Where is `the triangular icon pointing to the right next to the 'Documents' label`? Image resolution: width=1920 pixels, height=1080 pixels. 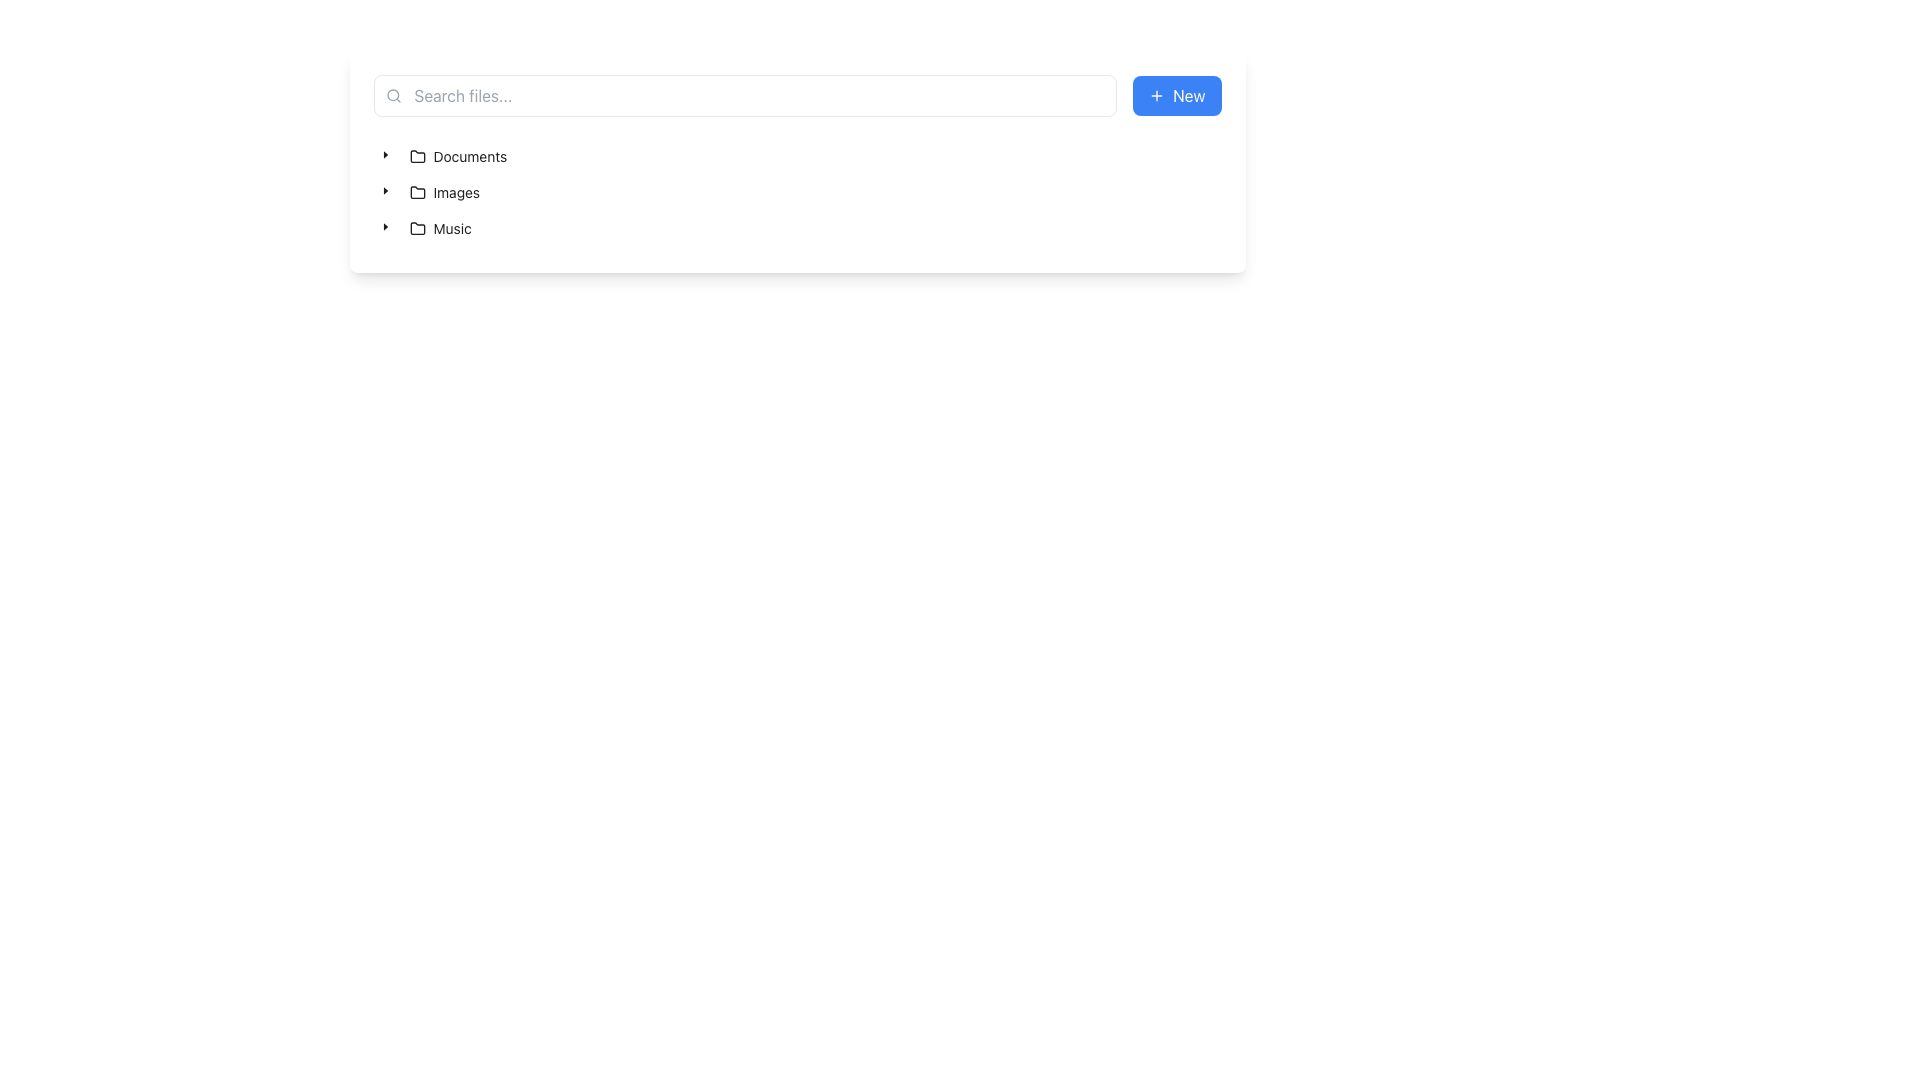 the triangular icon pointing to the right next to the 'Documents' label is located at coordinates (385, 156).